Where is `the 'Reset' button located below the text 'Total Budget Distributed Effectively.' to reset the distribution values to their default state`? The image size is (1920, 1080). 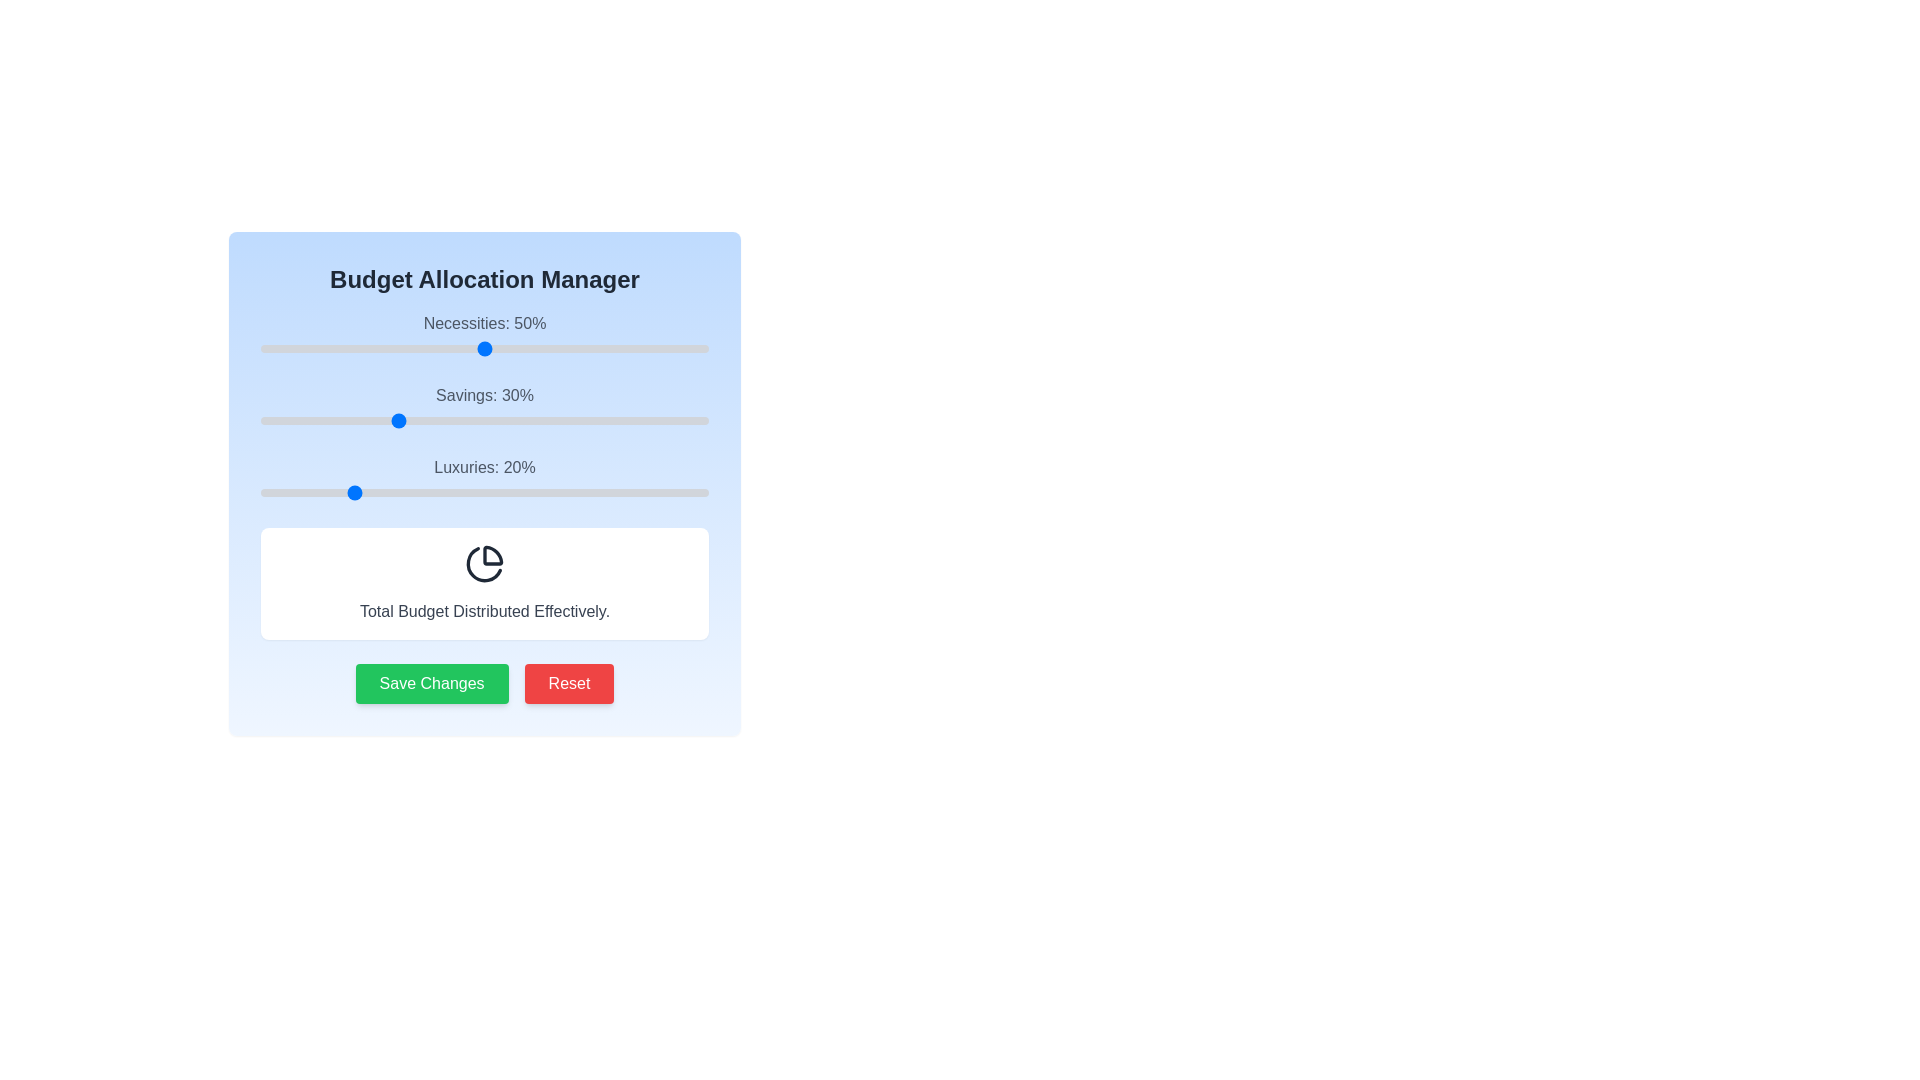 the 'Reset' button located below the text 'Total Budget Distributed Effectively.' to reset the distribution values to their default state is located at coordinates (568, 682).